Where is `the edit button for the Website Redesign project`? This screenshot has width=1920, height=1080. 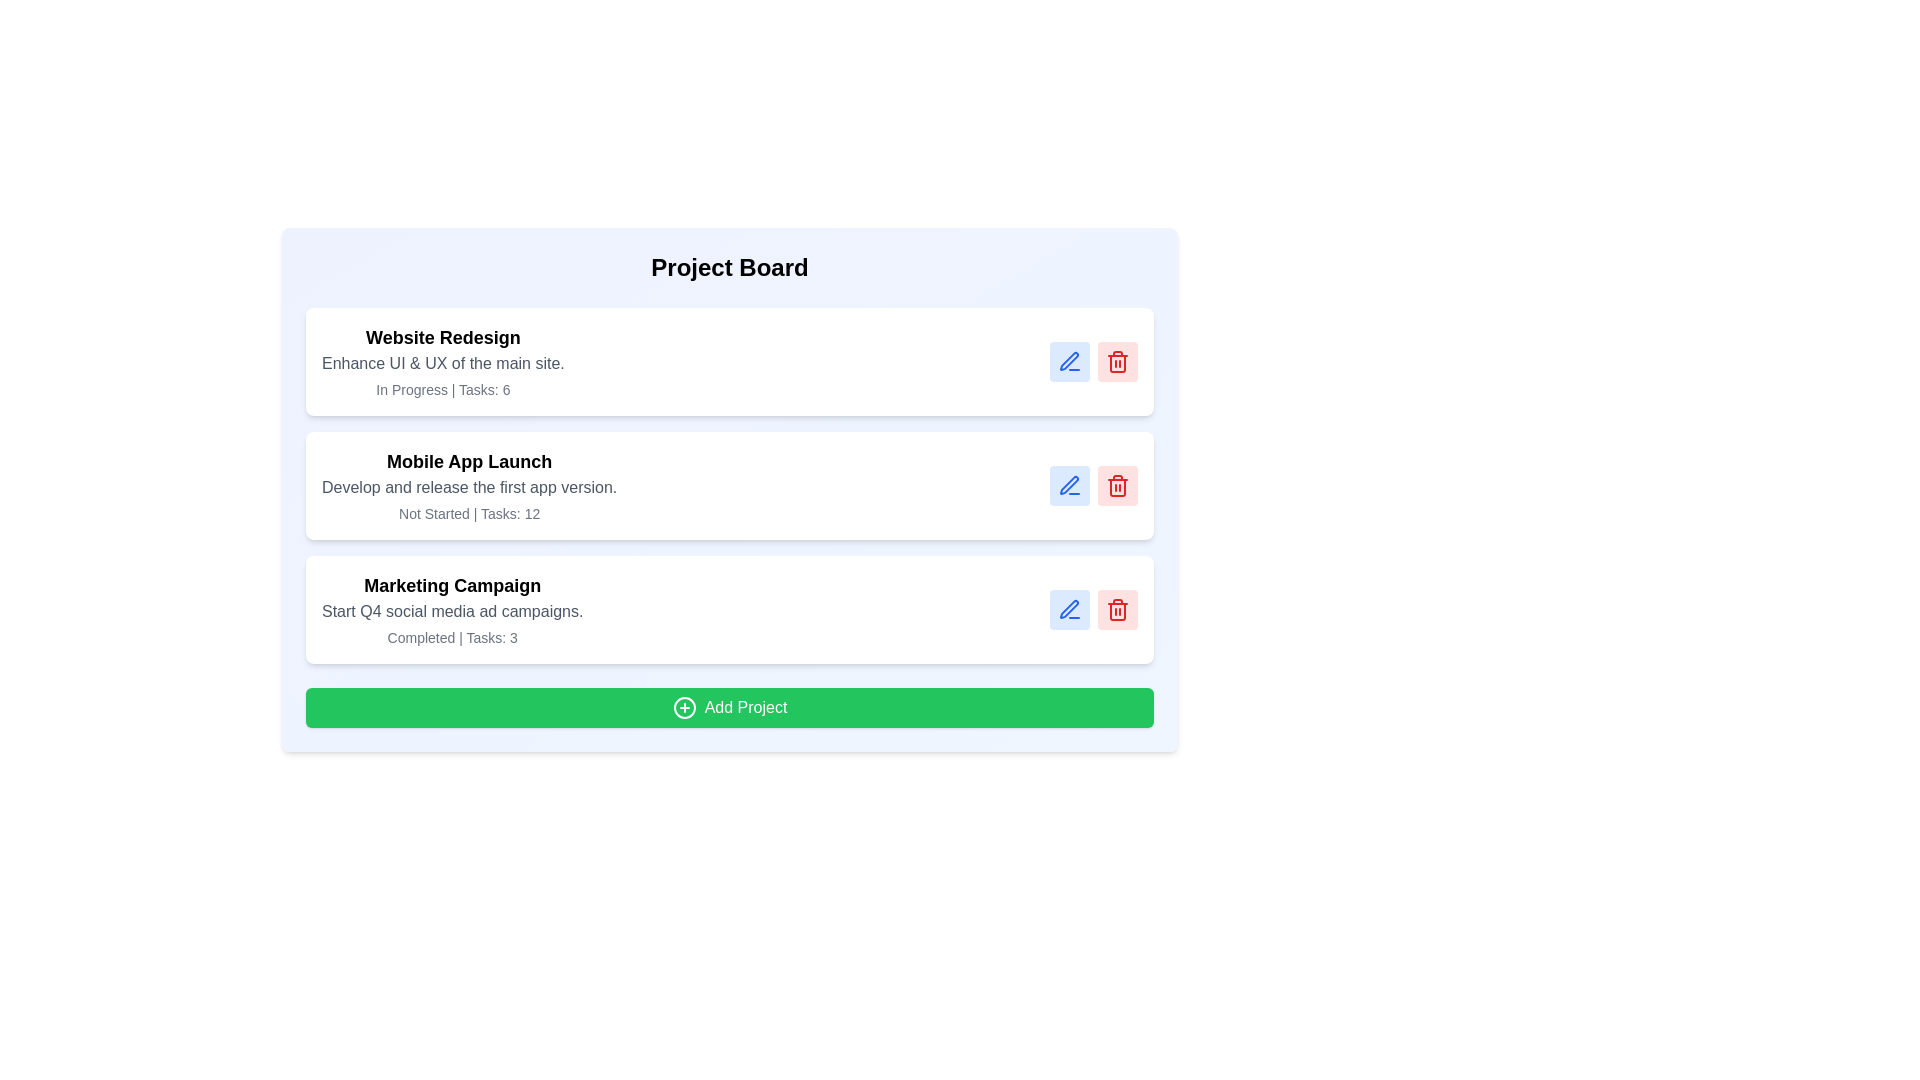
the edit button for the Website Redesign project is located at coordinates (1069, 362).